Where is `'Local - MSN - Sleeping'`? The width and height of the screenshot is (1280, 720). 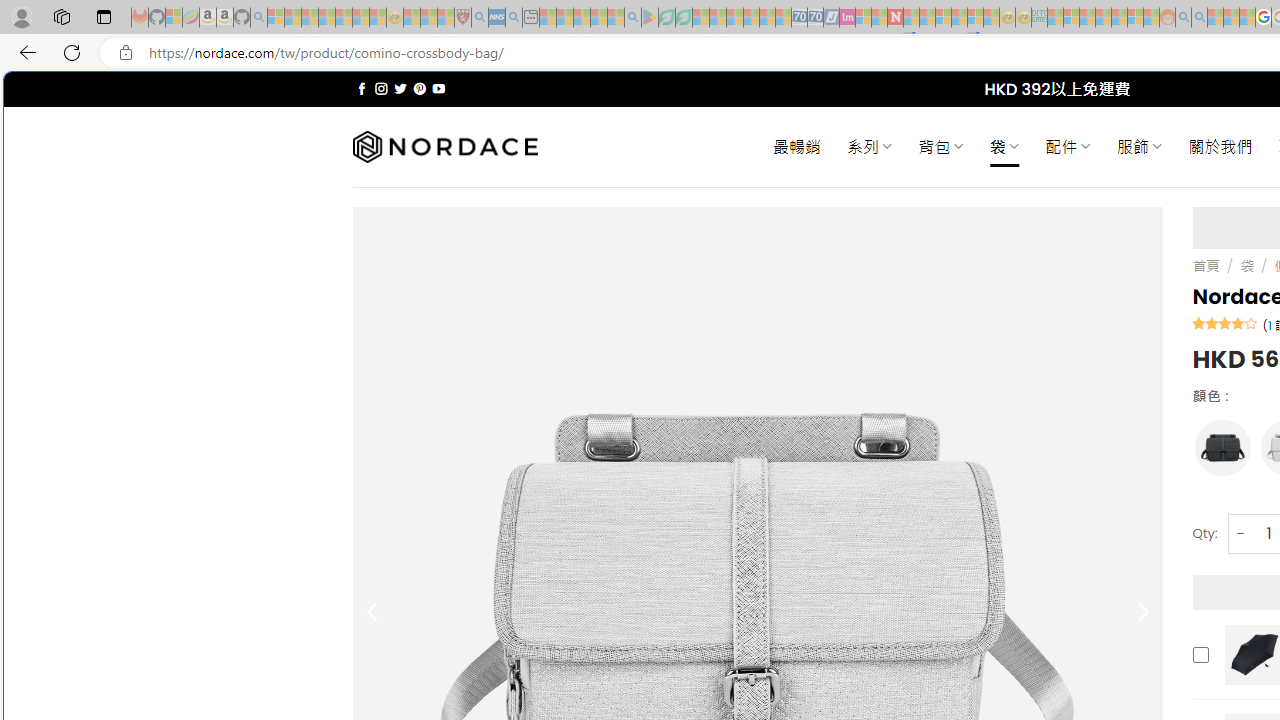 'Local - MSN - Sleeping' is located at coordinates (445, 17).